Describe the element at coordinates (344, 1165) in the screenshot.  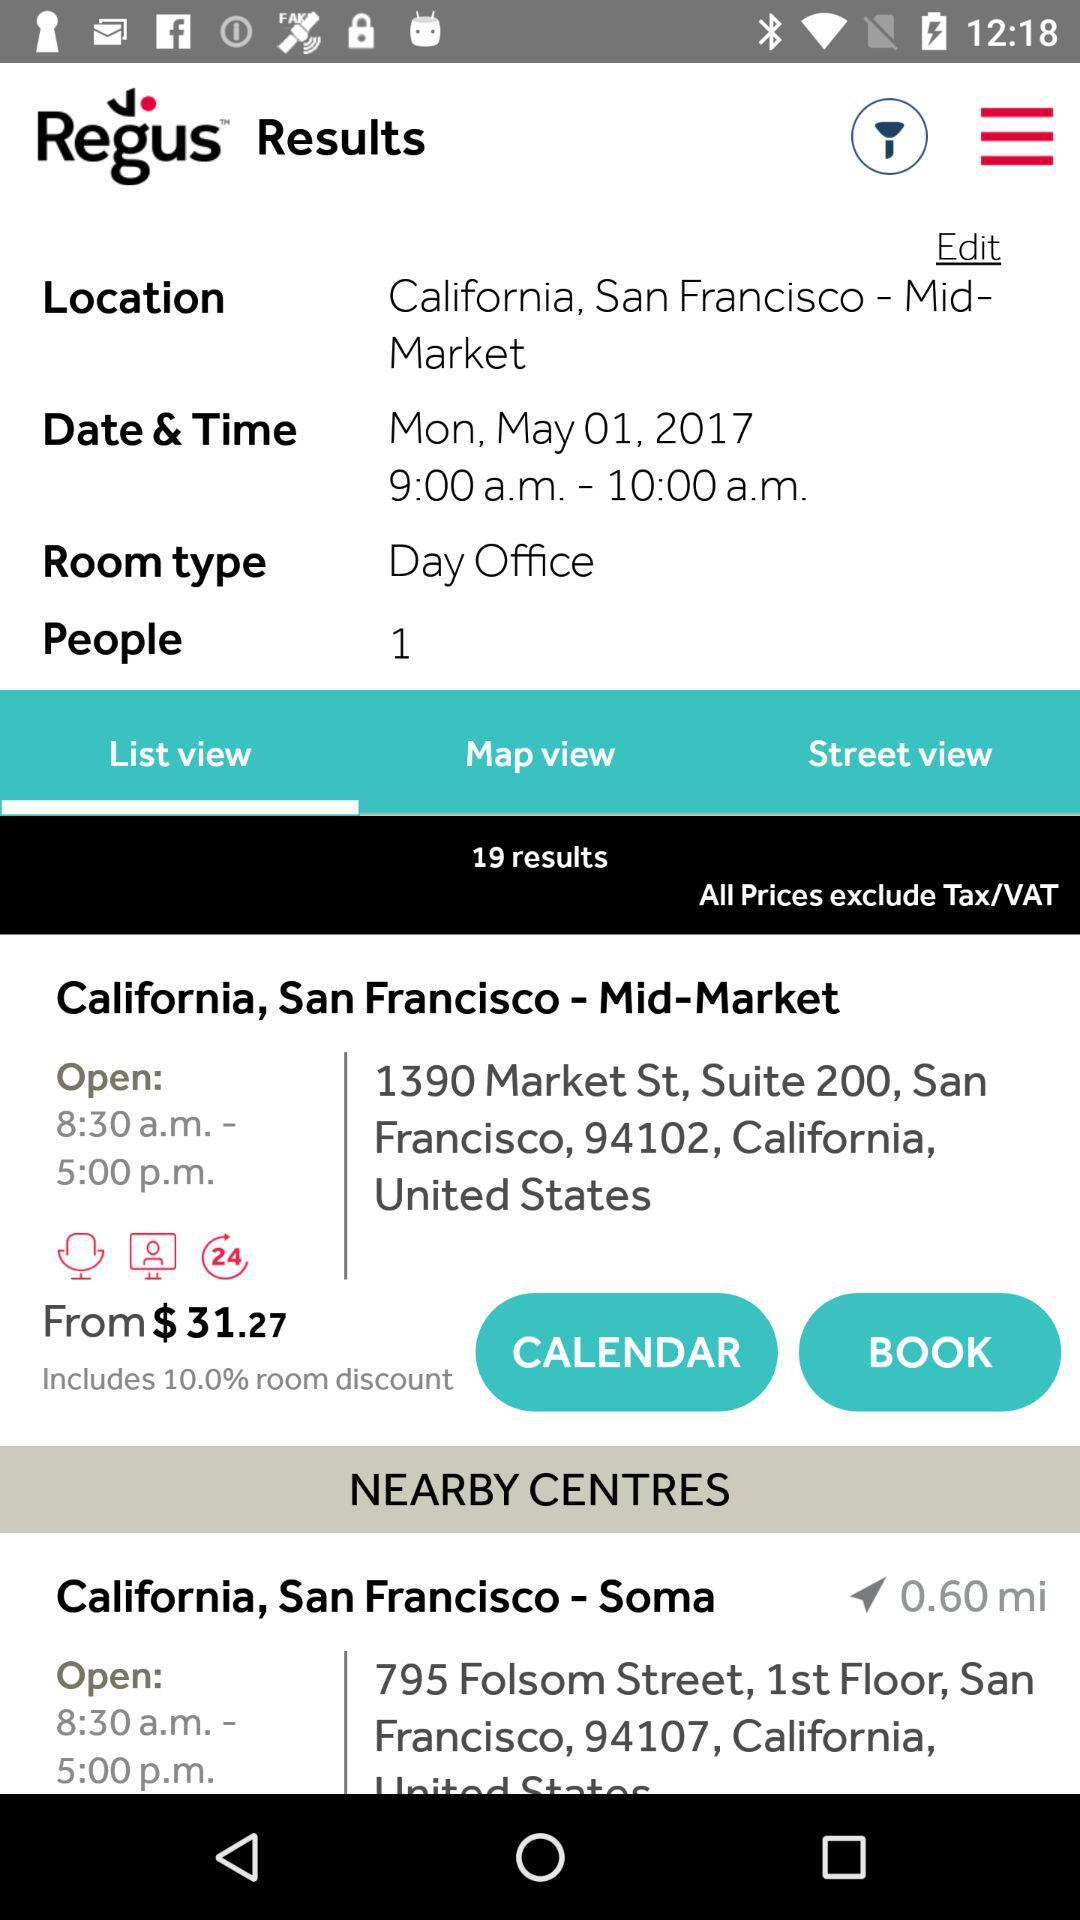
I see `item to the left of 1390 market st` at that location.